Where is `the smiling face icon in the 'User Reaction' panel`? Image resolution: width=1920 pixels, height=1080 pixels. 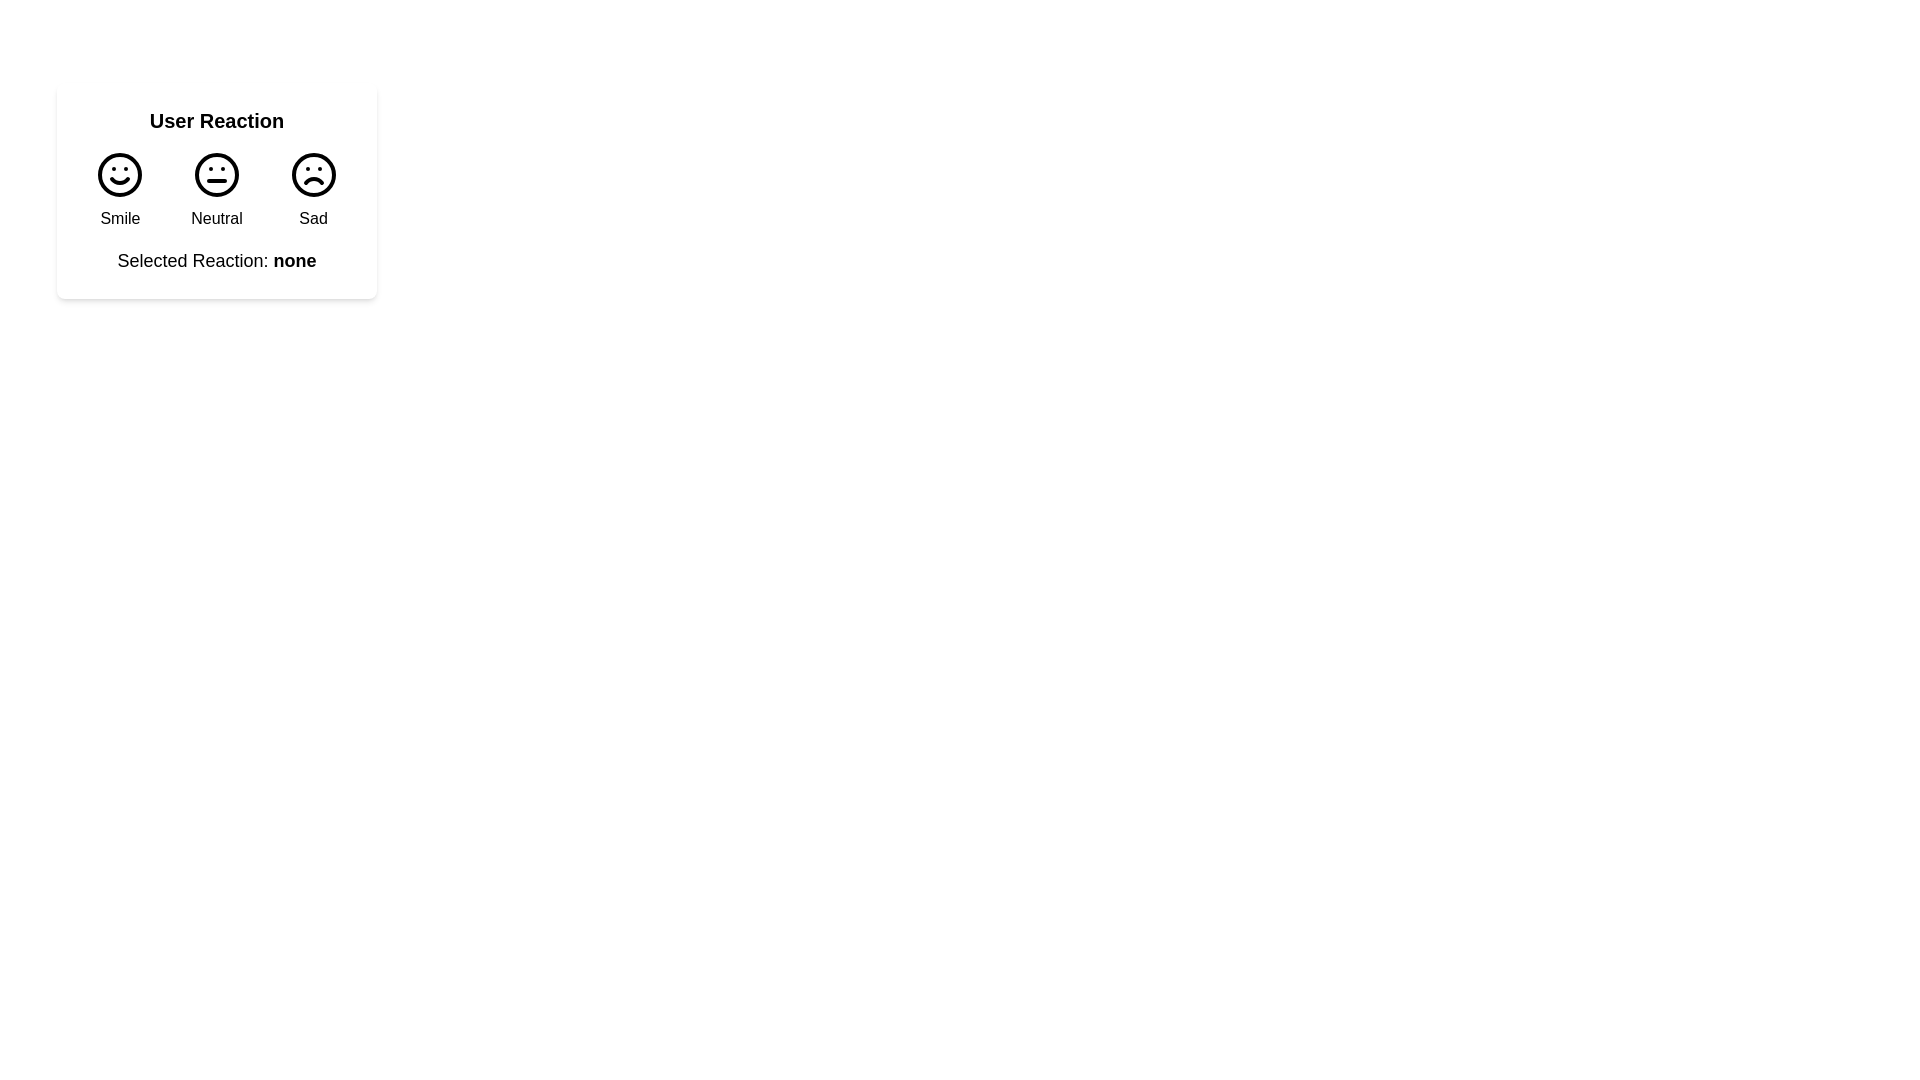 the smiling face icon in the 'User Reaction' panel is located at coordinates (119, 173).